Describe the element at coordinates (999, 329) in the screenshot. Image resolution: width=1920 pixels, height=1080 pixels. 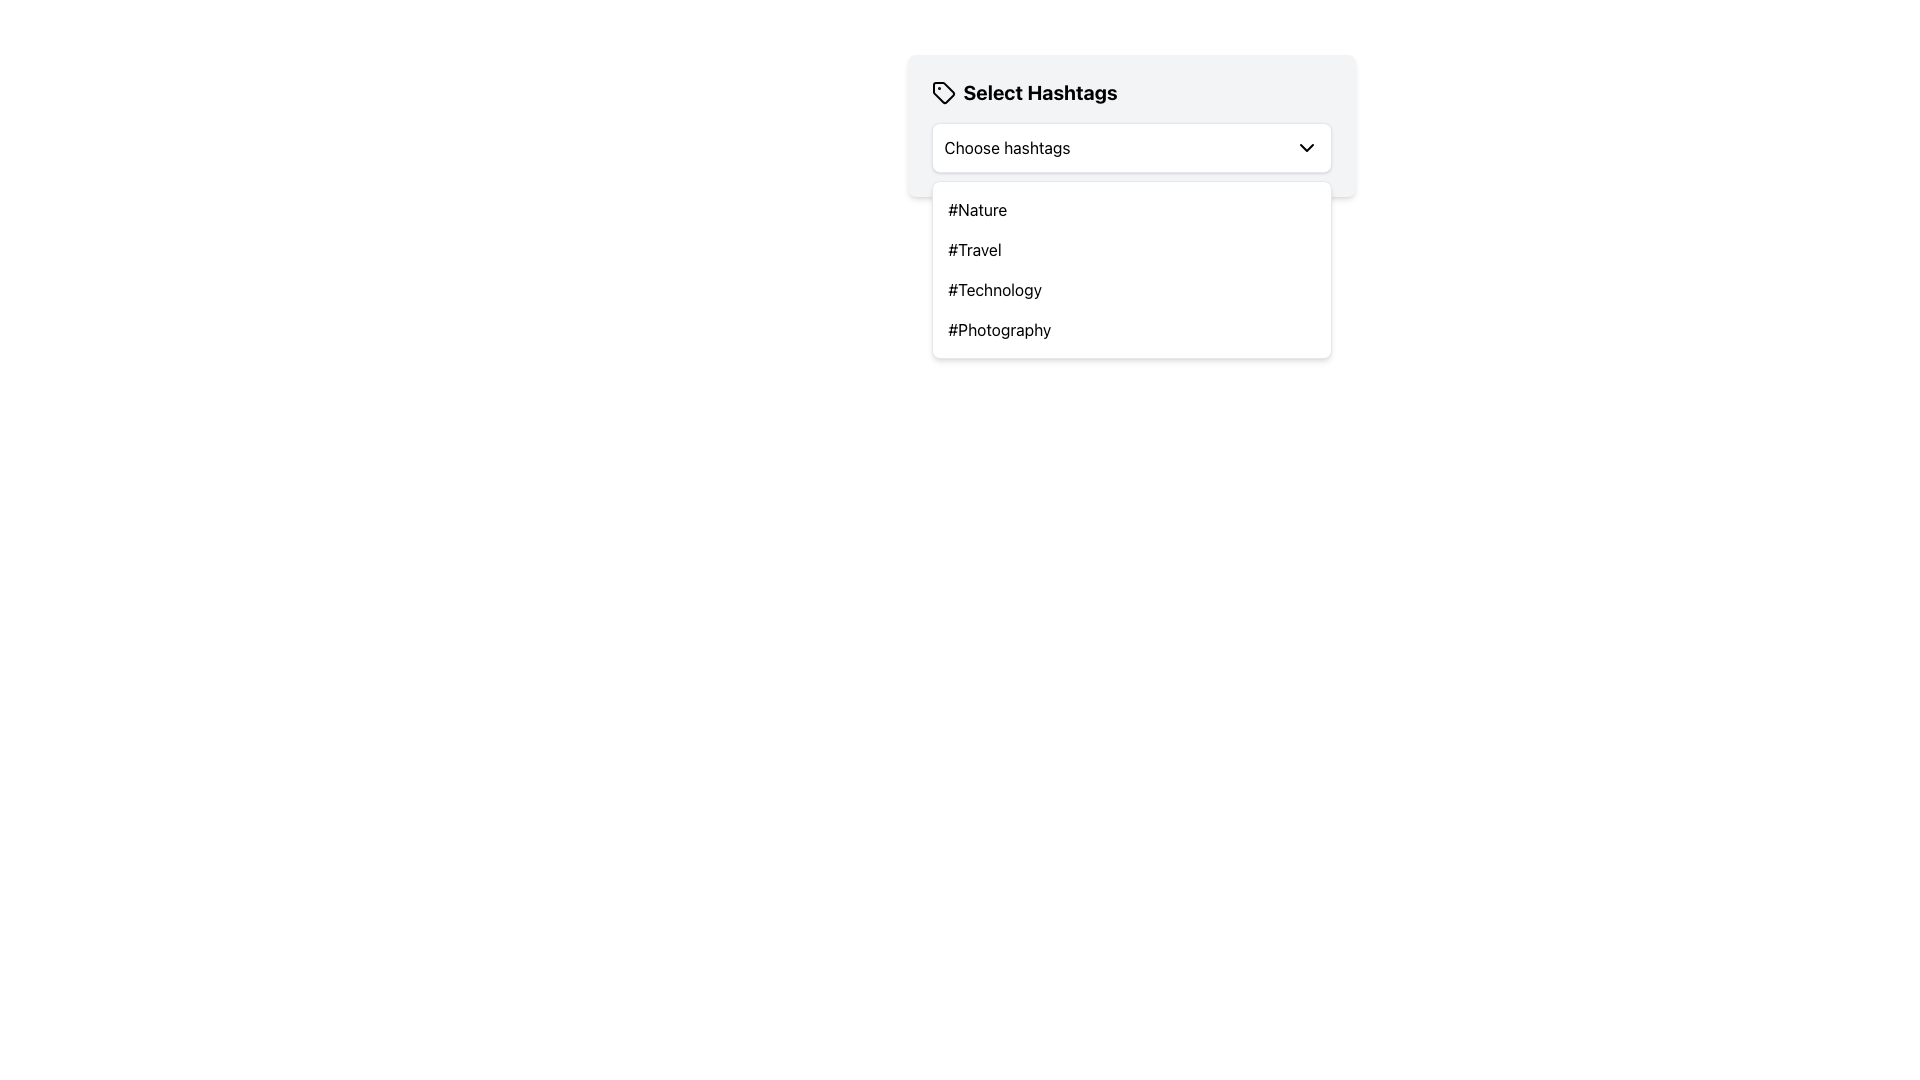
I see `the fourth option in the hashtags dropdown menu` at that location.